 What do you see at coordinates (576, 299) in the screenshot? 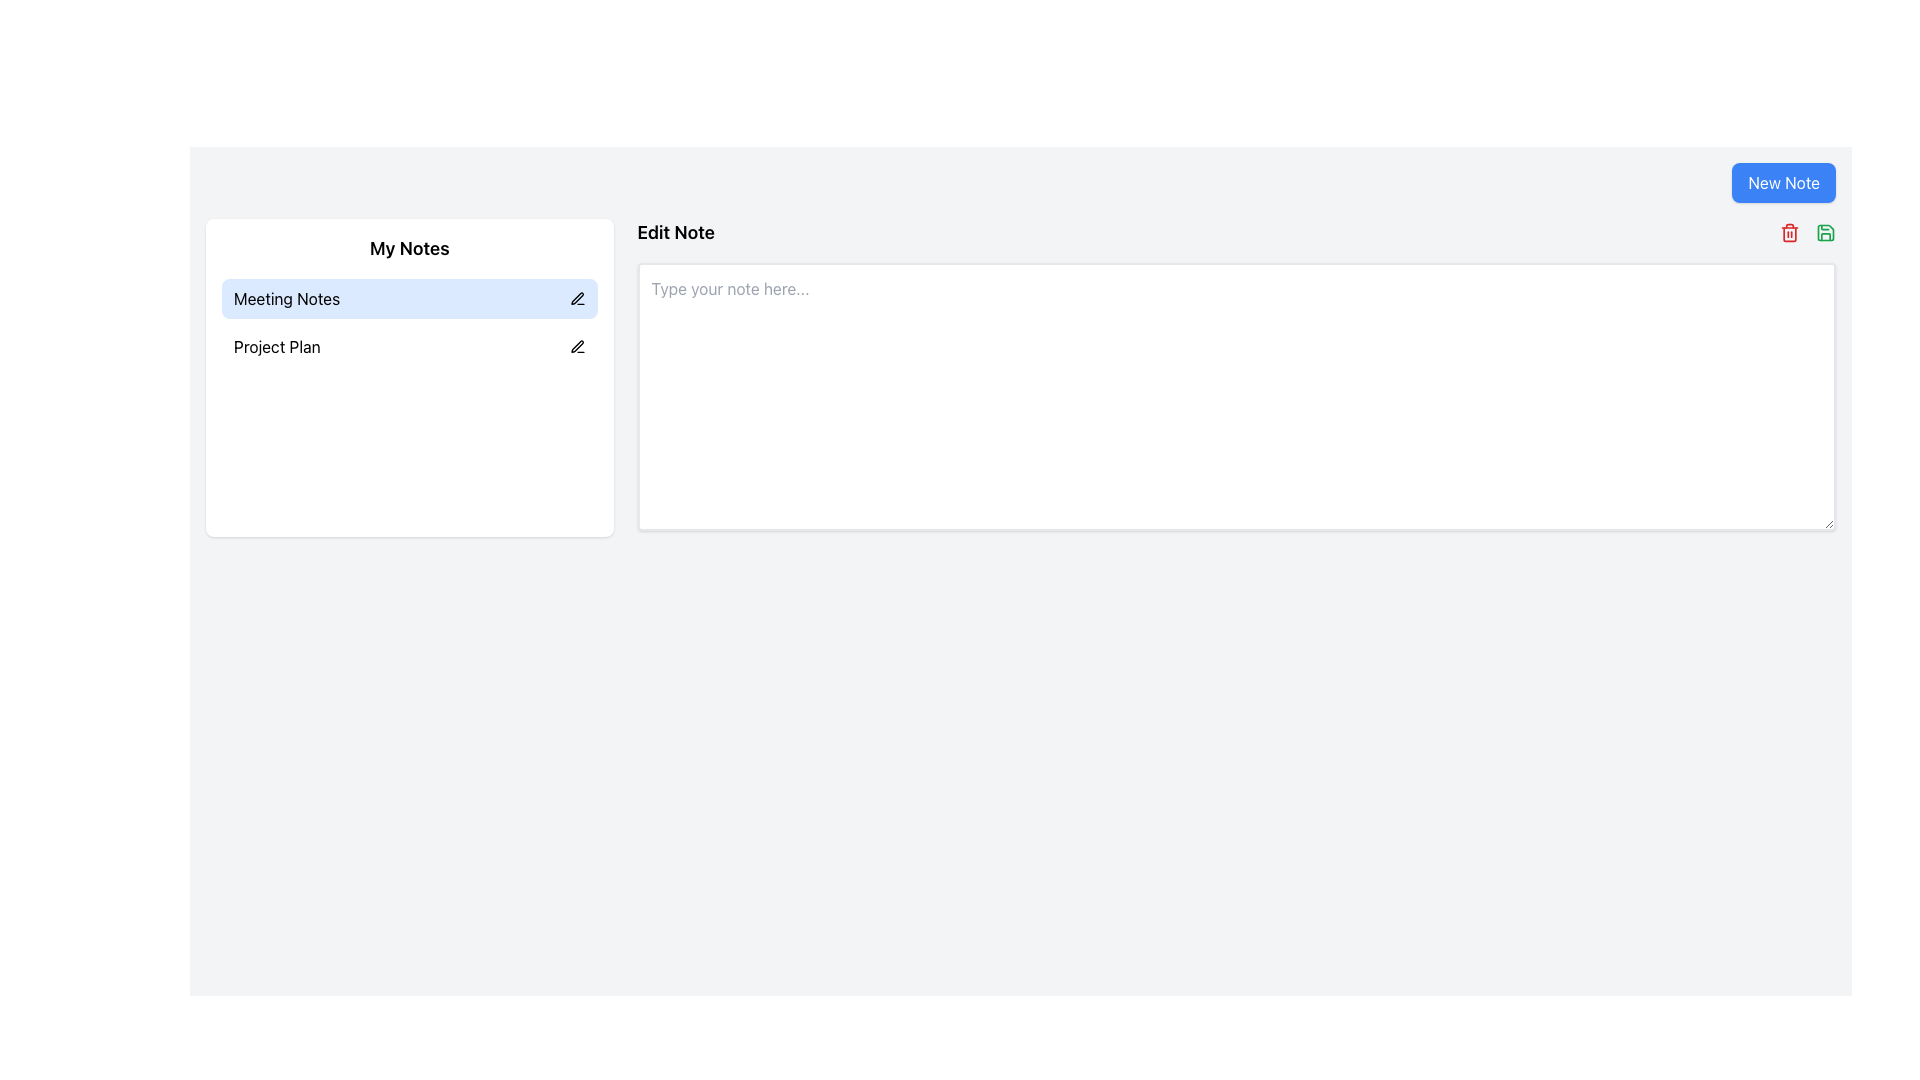
I see `the small pen icon located to the right of the 'Meeting Notes' text to trigger a tooltip` at bounding box center [576, 299].